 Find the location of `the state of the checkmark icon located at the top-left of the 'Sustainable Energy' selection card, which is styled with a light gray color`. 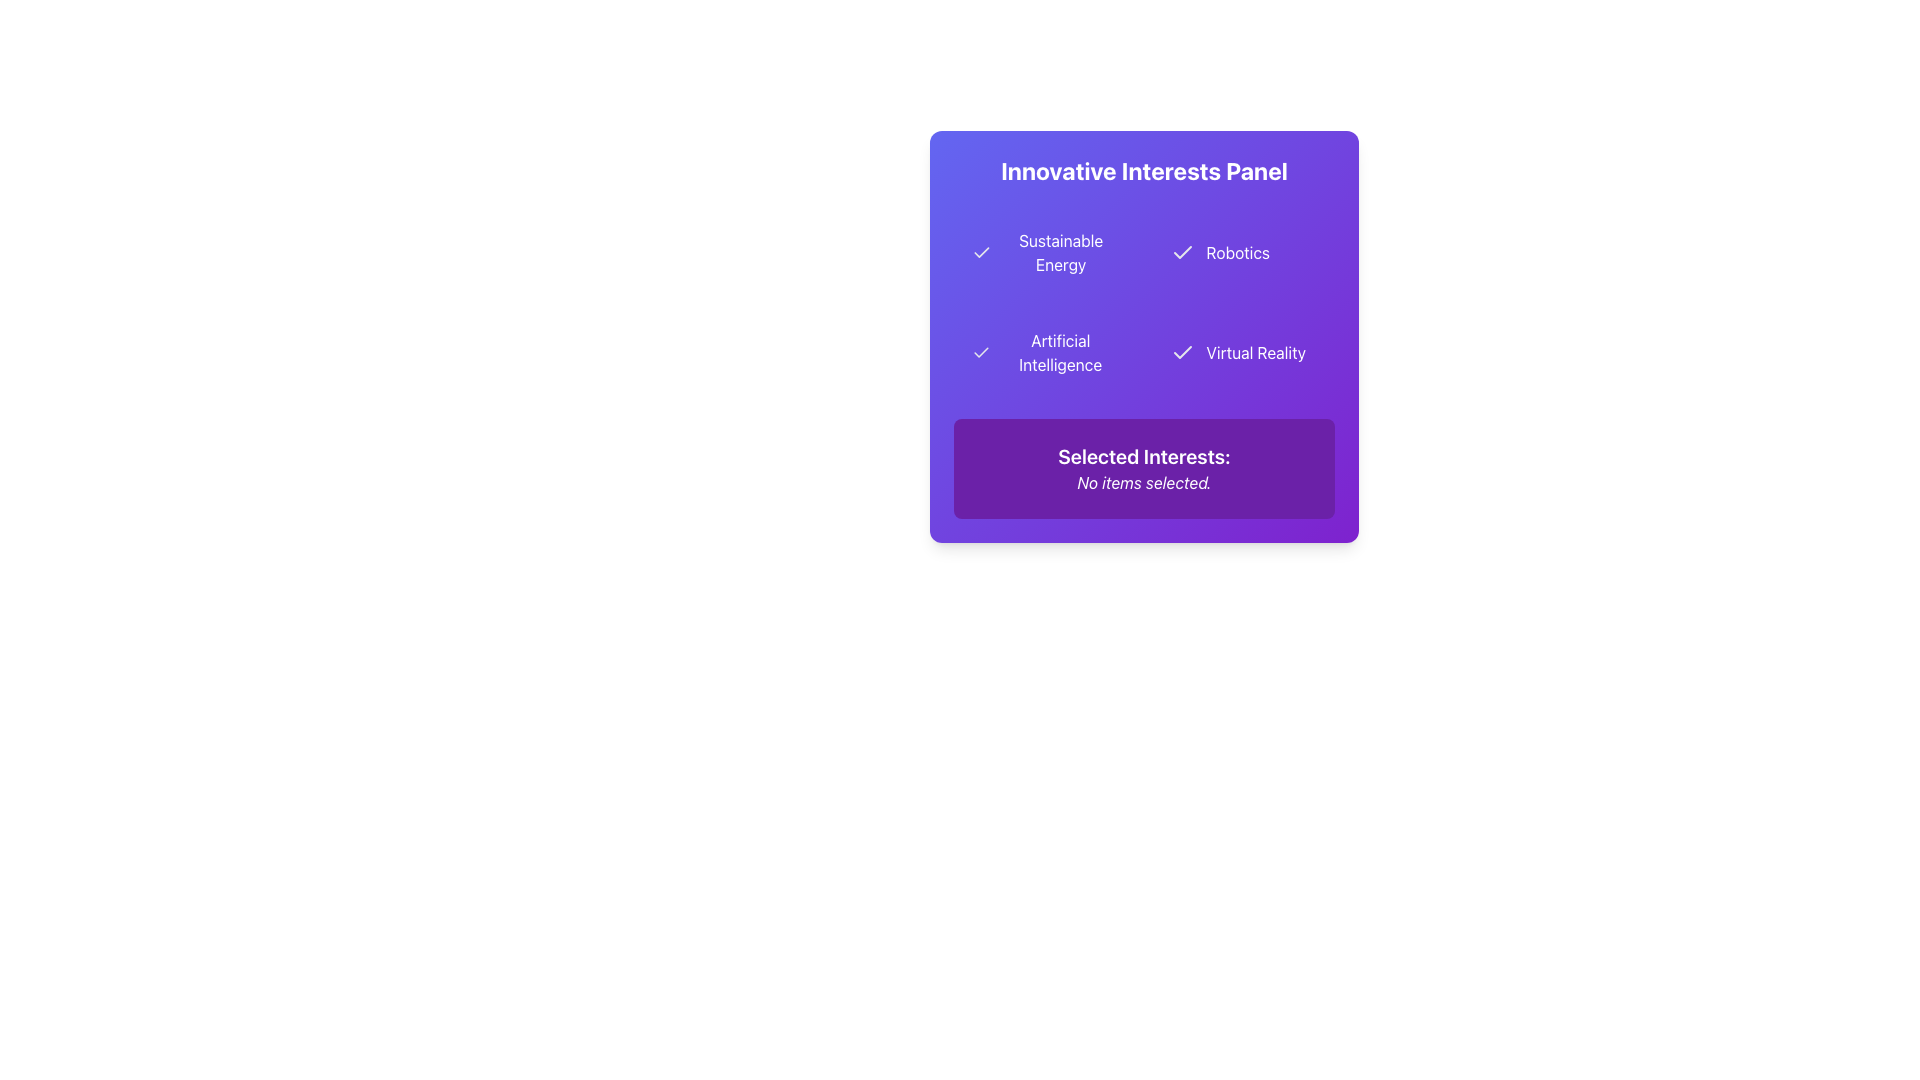

the state of the checkmark icon located at the top-left of the 'Sustainable Energy' selection card, which is styled with a light gray color is located at coordinates (981, 252).